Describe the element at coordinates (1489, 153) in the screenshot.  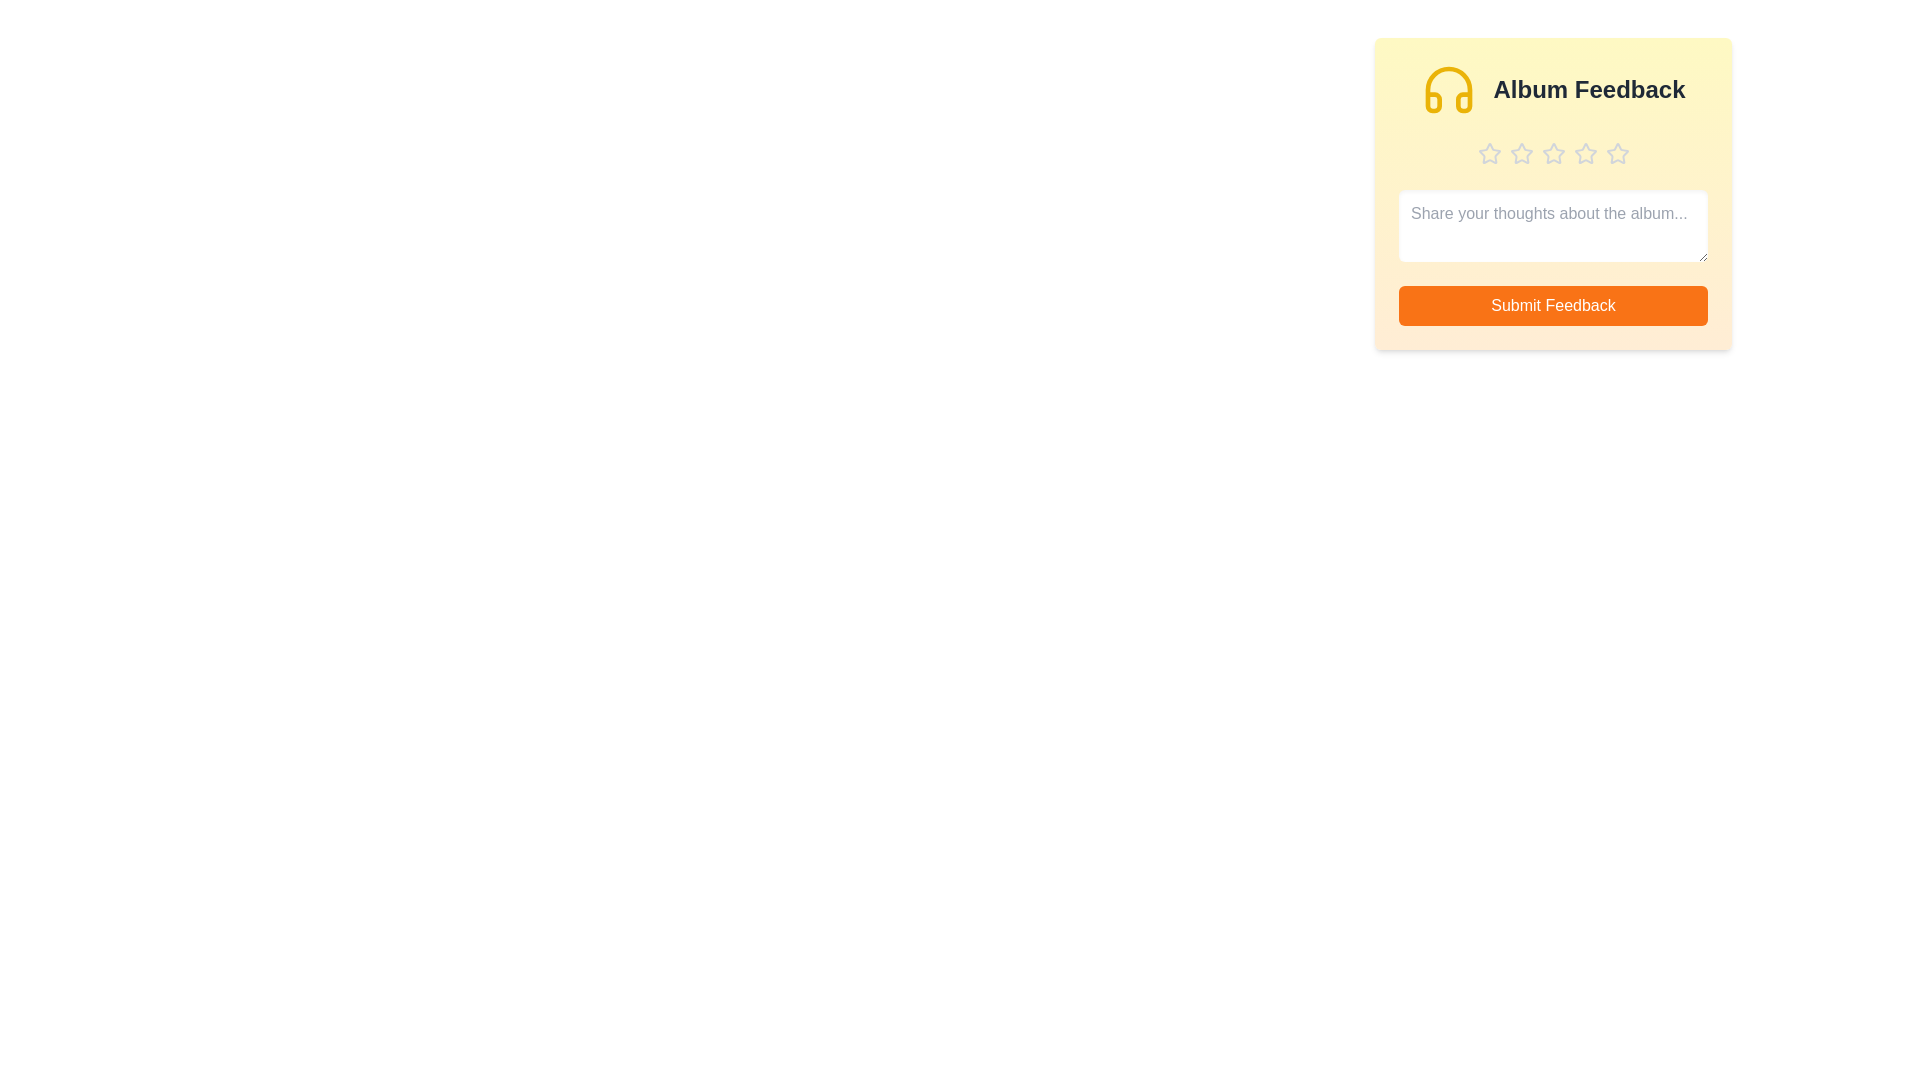
I see `the star corresponding to 1 stars to preview the rating` at that location.